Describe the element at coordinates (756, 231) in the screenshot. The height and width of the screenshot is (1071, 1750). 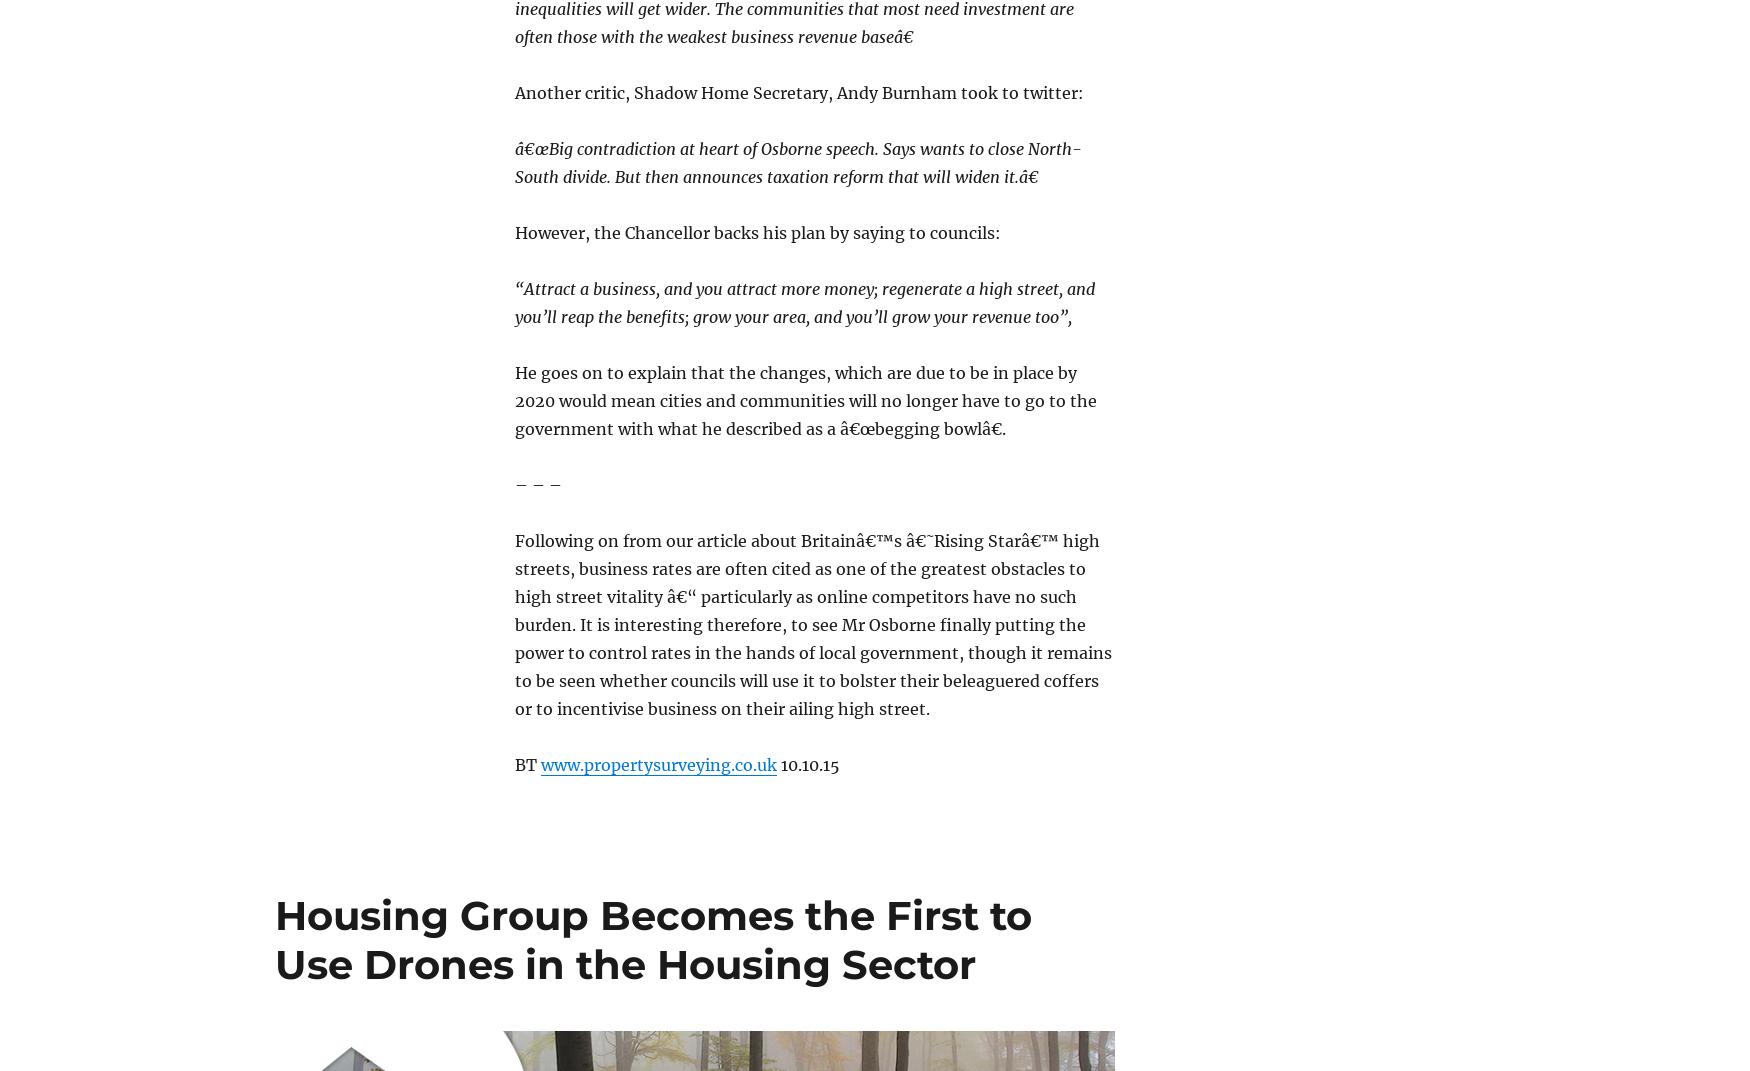
I see `'However, the Chancellor backs his plan by saying to councils:'` at that location.